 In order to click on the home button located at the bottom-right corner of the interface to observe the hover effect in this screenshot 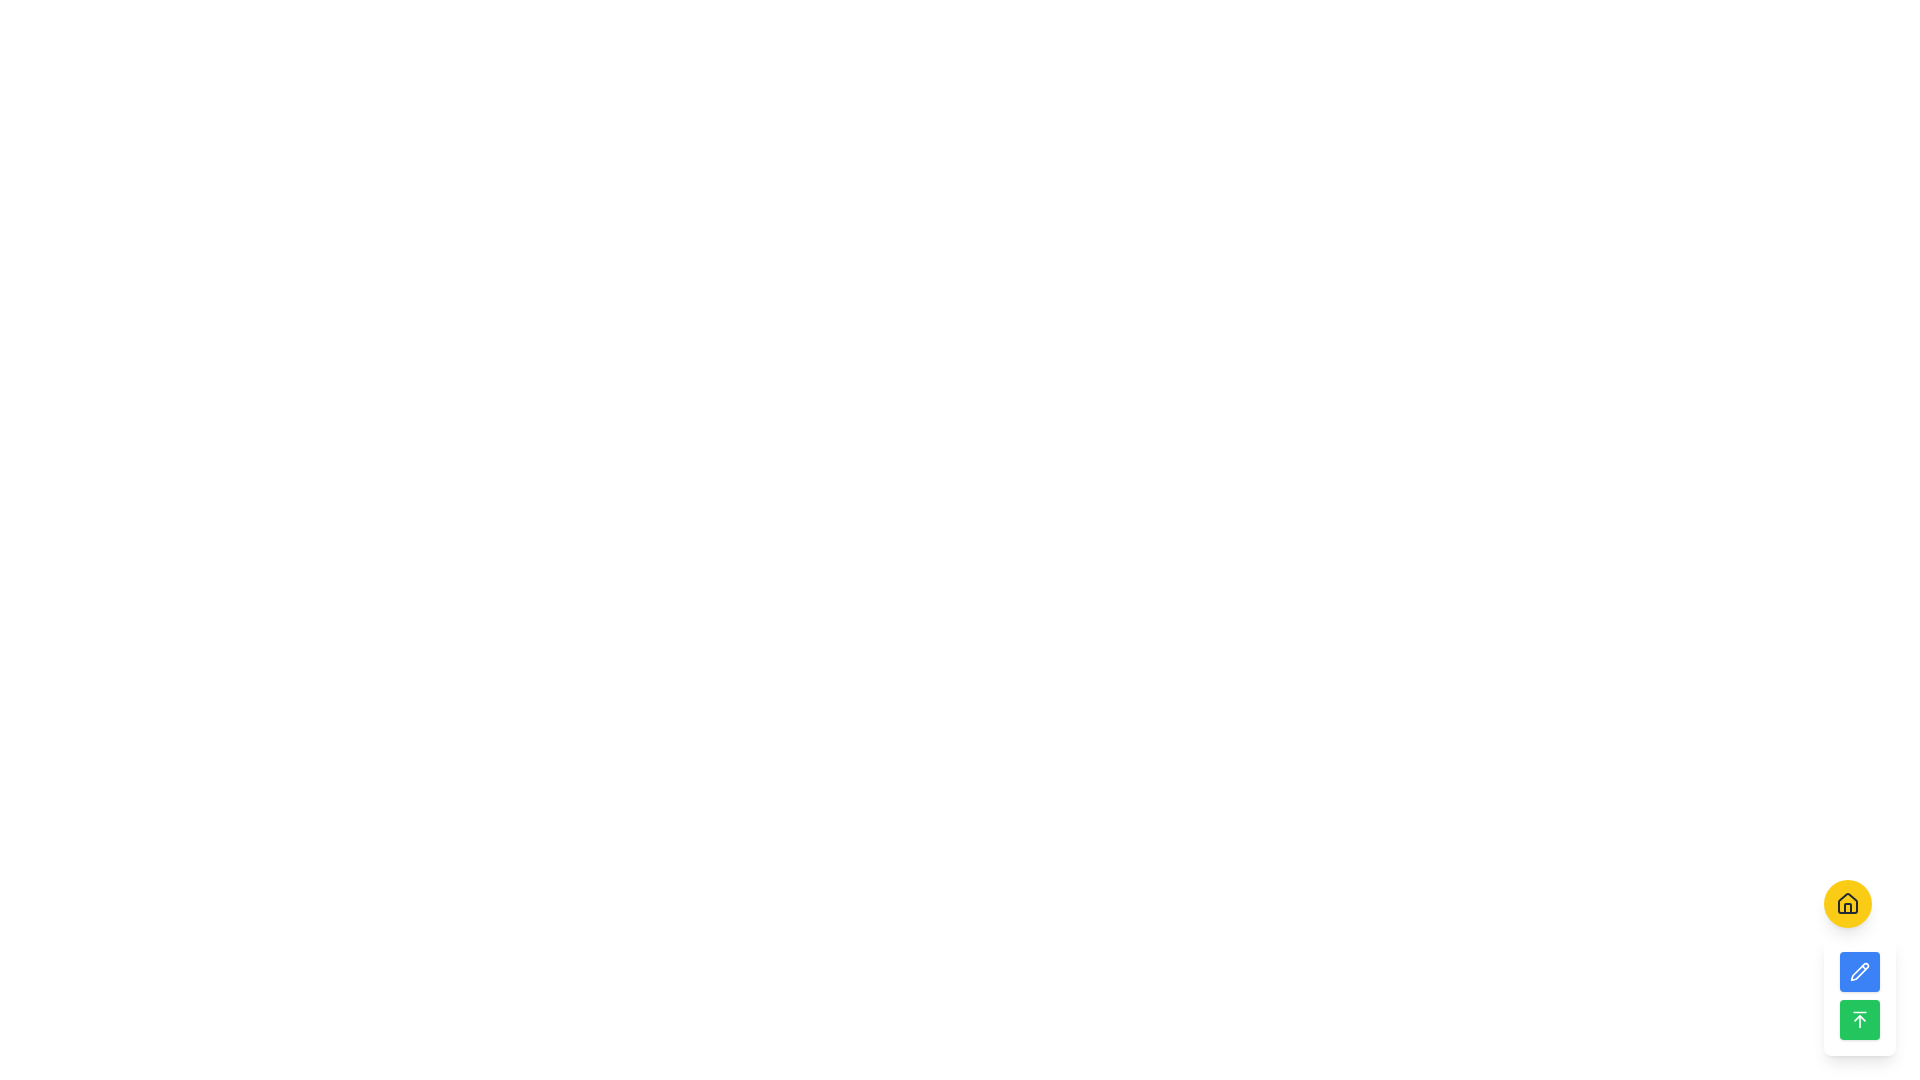, I will do `click(1847, 903)`.